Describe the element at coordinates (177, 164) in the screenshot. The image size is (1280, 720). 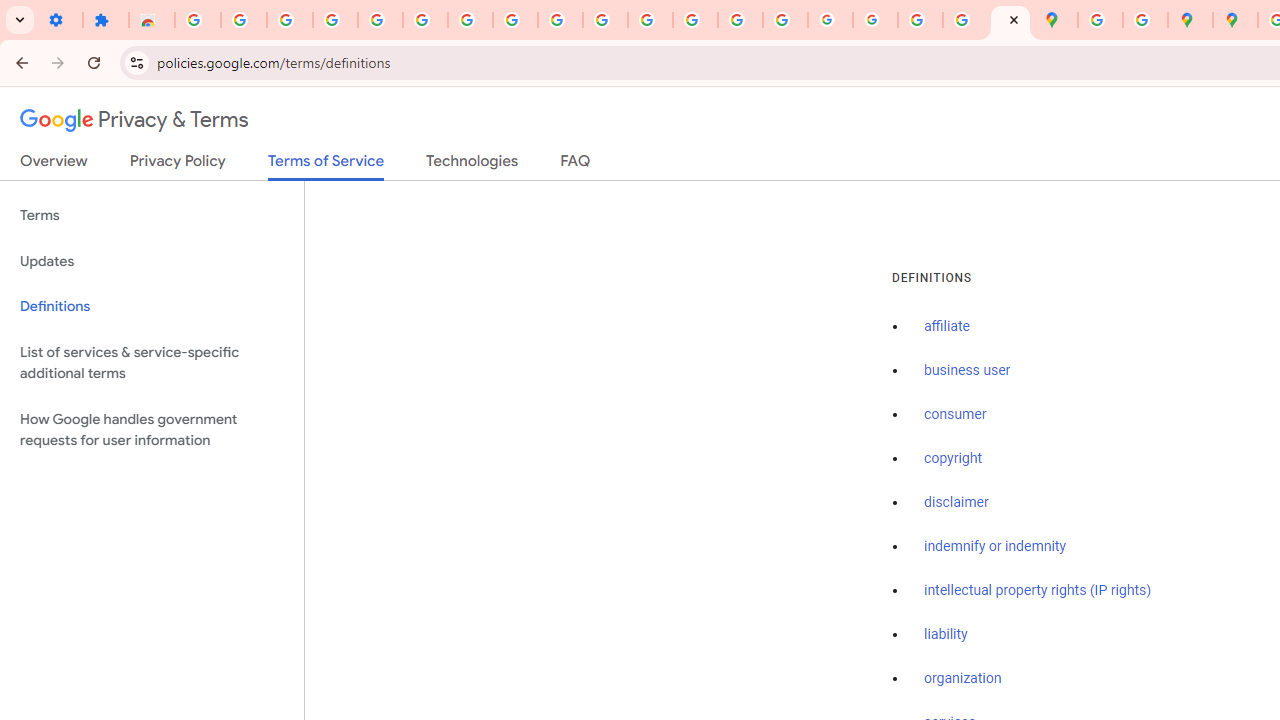
I see `'Privacy Policy'` at that location.